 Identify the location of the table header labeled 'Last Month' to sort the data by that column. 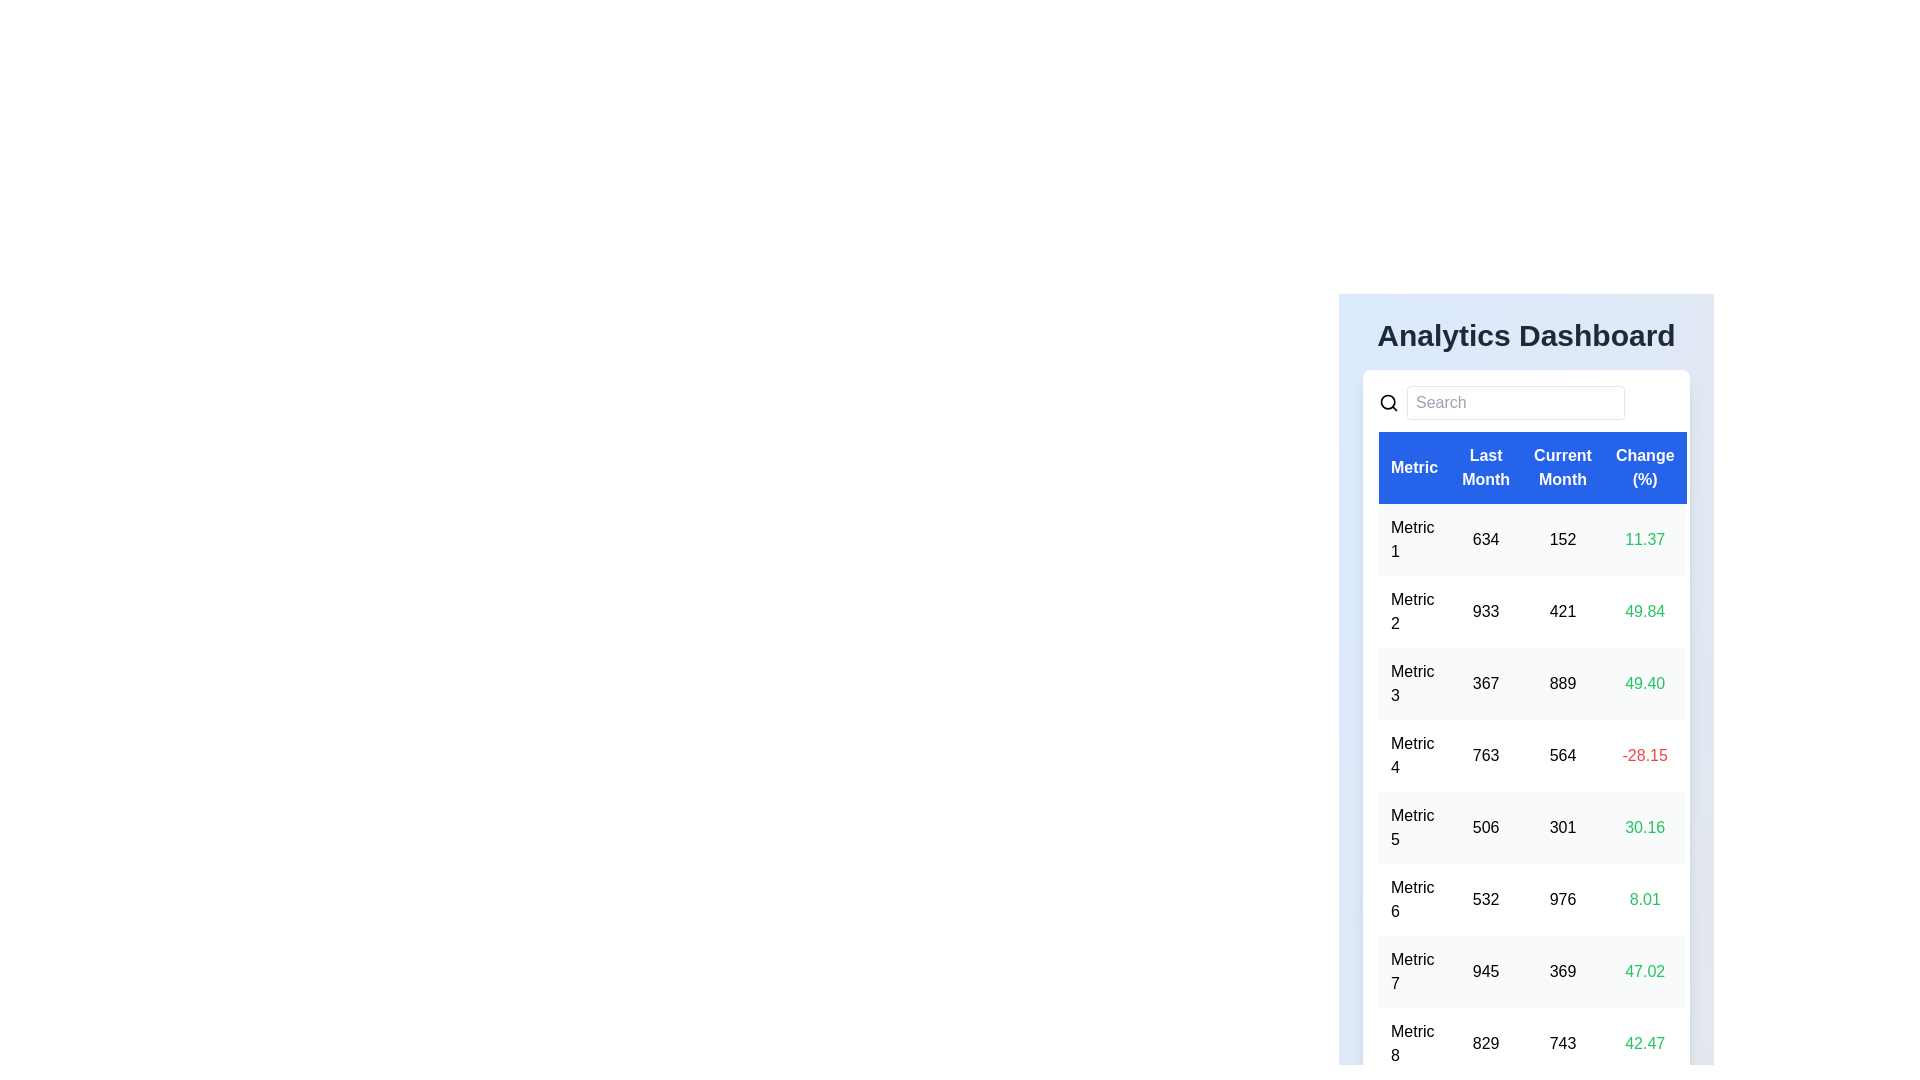
(1486, 467).